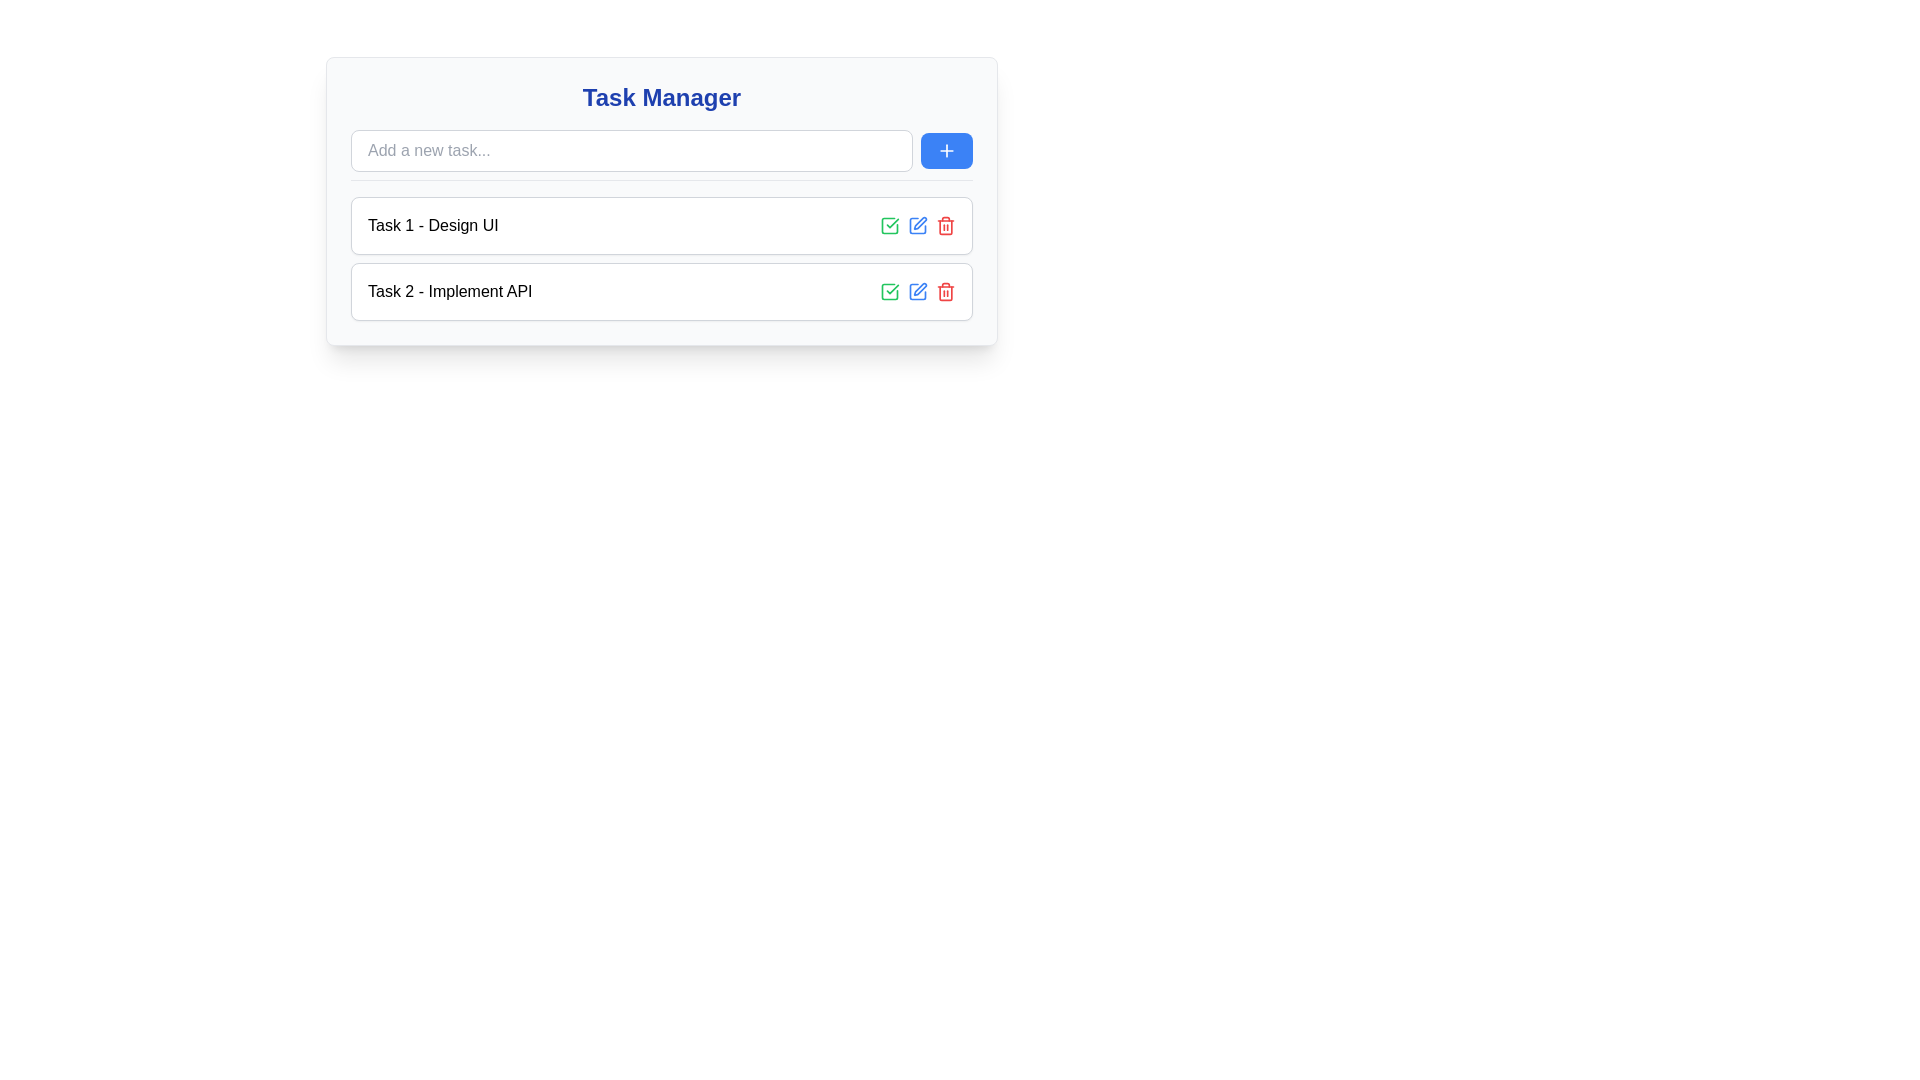 This screenshot has height=1080, width=1920. Describe the element at coordinates (945, 149) in the screenshot. I see `the SVG icon representing a plus sign embedded within the blue button` at that location.